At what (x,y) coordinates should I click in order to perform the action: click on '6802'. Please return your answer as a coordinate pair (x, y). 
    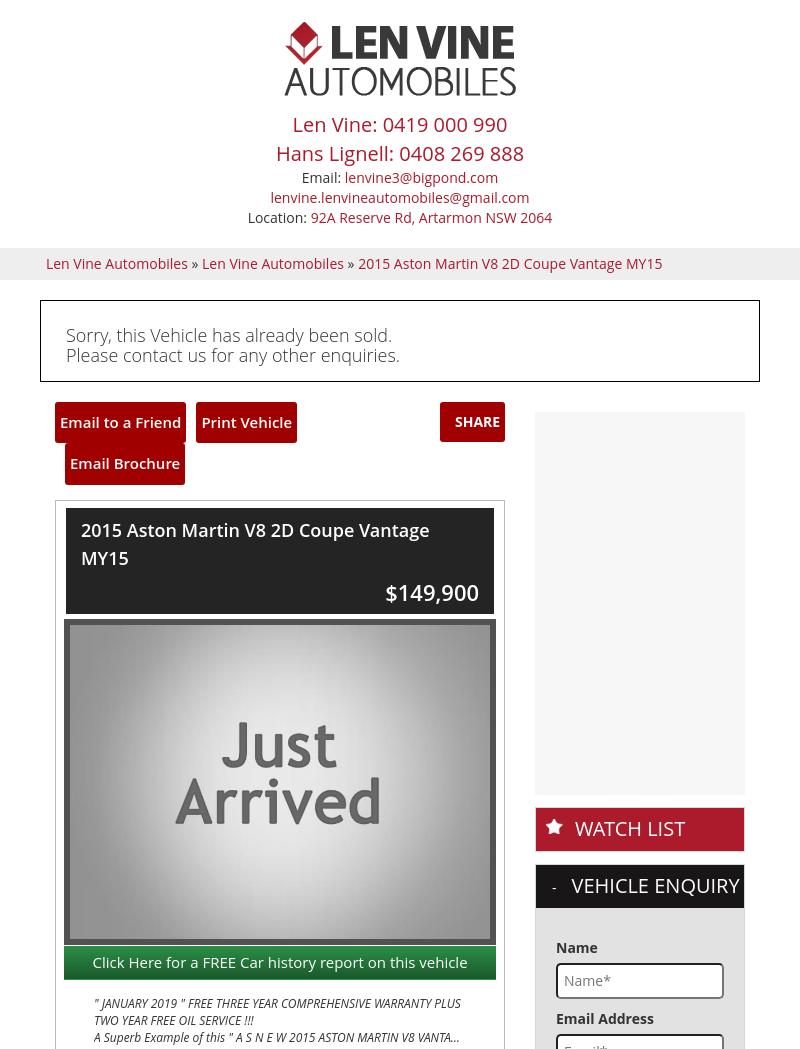
    Looking at the image, I should click on (191, 165).